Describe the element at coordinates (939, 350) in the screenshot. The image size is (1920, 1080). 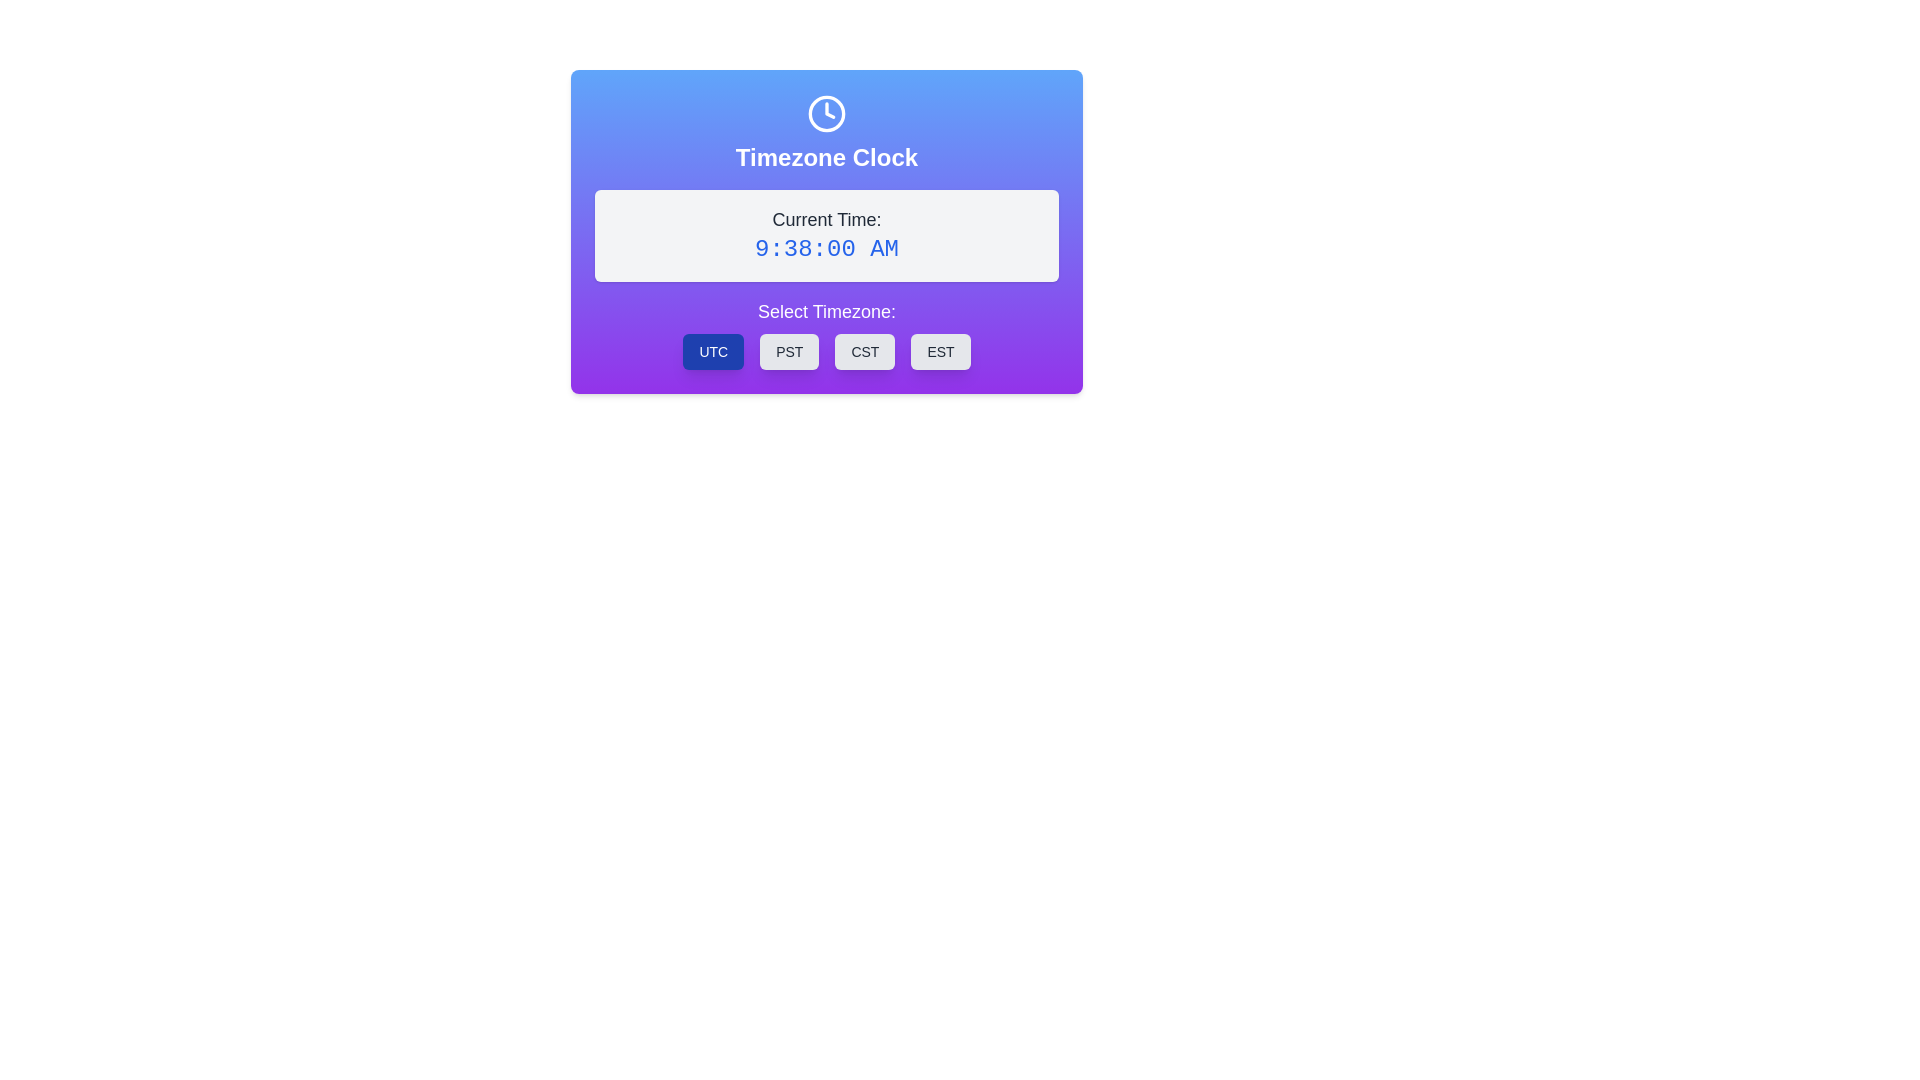
I see `the fourth button from the left, which selects the Eastern Standard Time (EST) timezone, to adjust the application's timezone settings accordingly` at that location.